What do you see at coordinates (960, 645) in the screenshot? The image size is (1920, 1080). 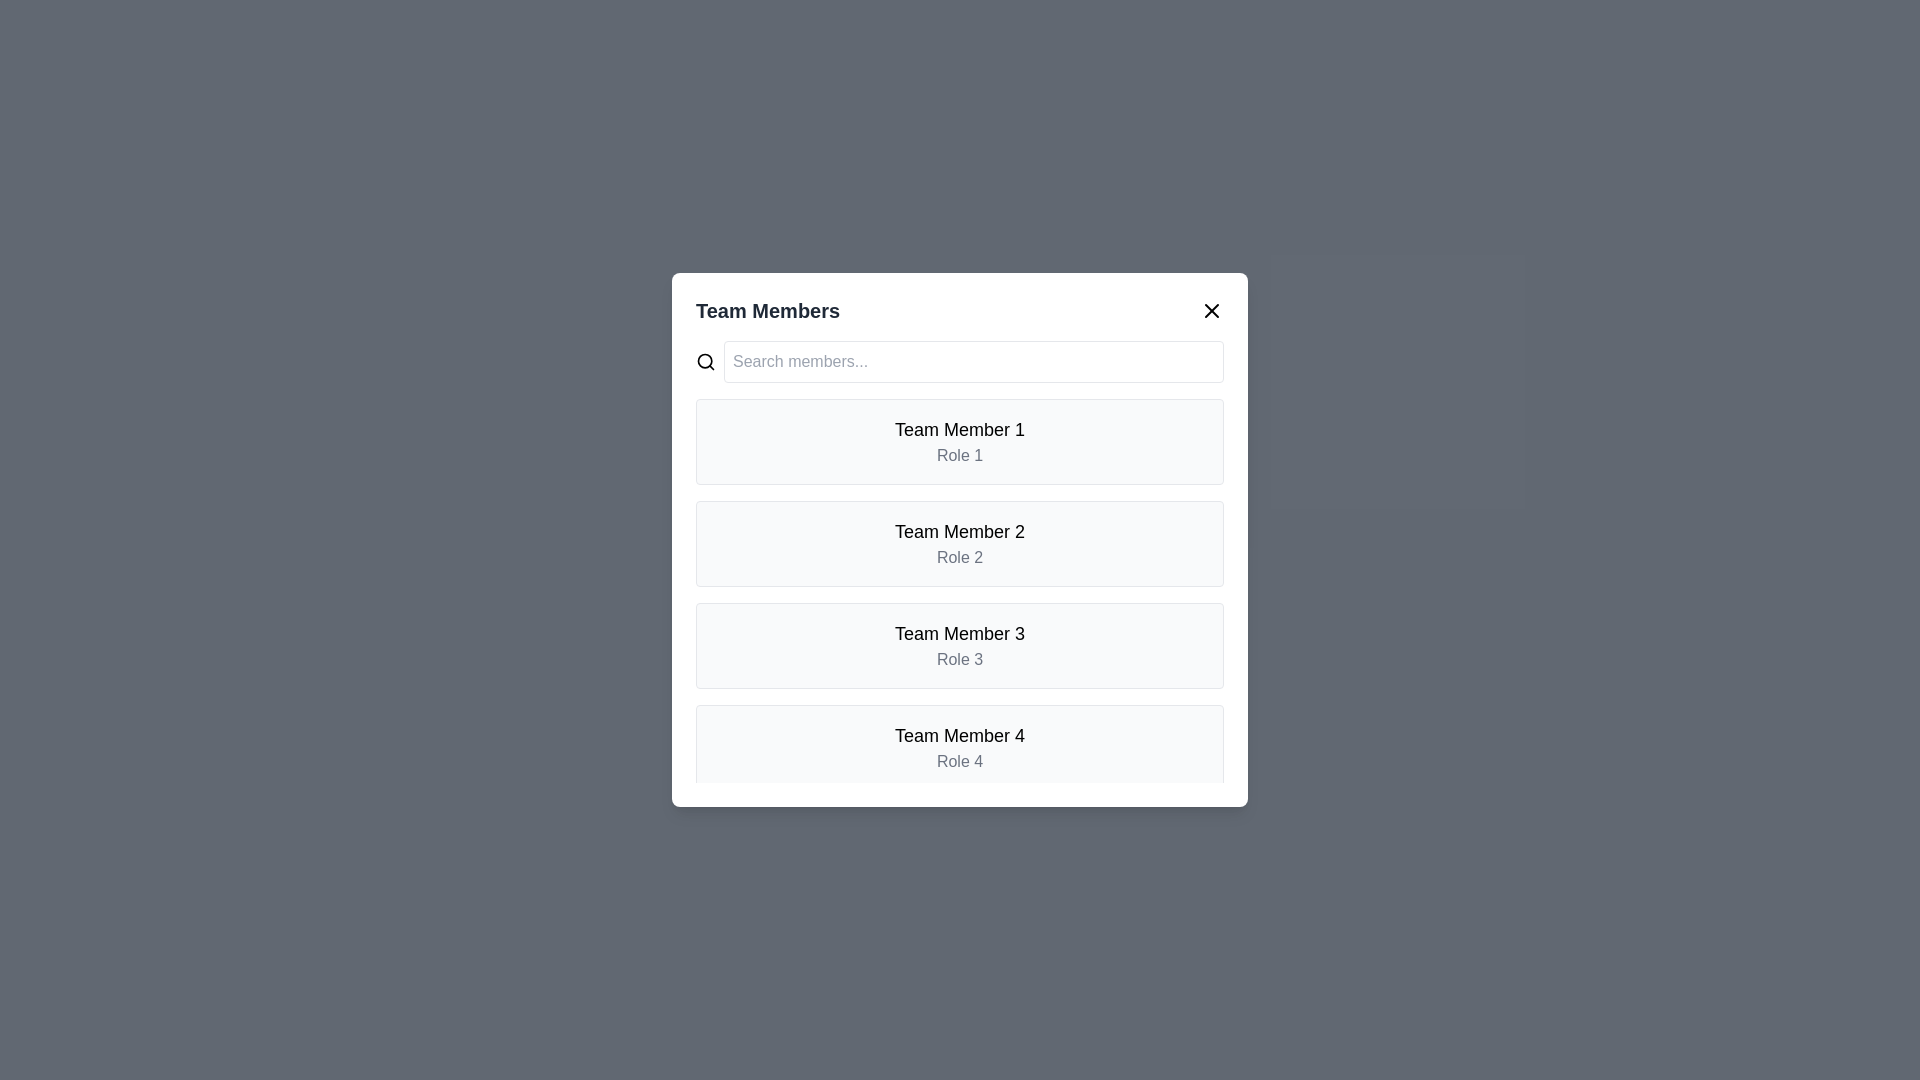 I see `the card of team member Team Member 3` at bounding box center [960, 645].